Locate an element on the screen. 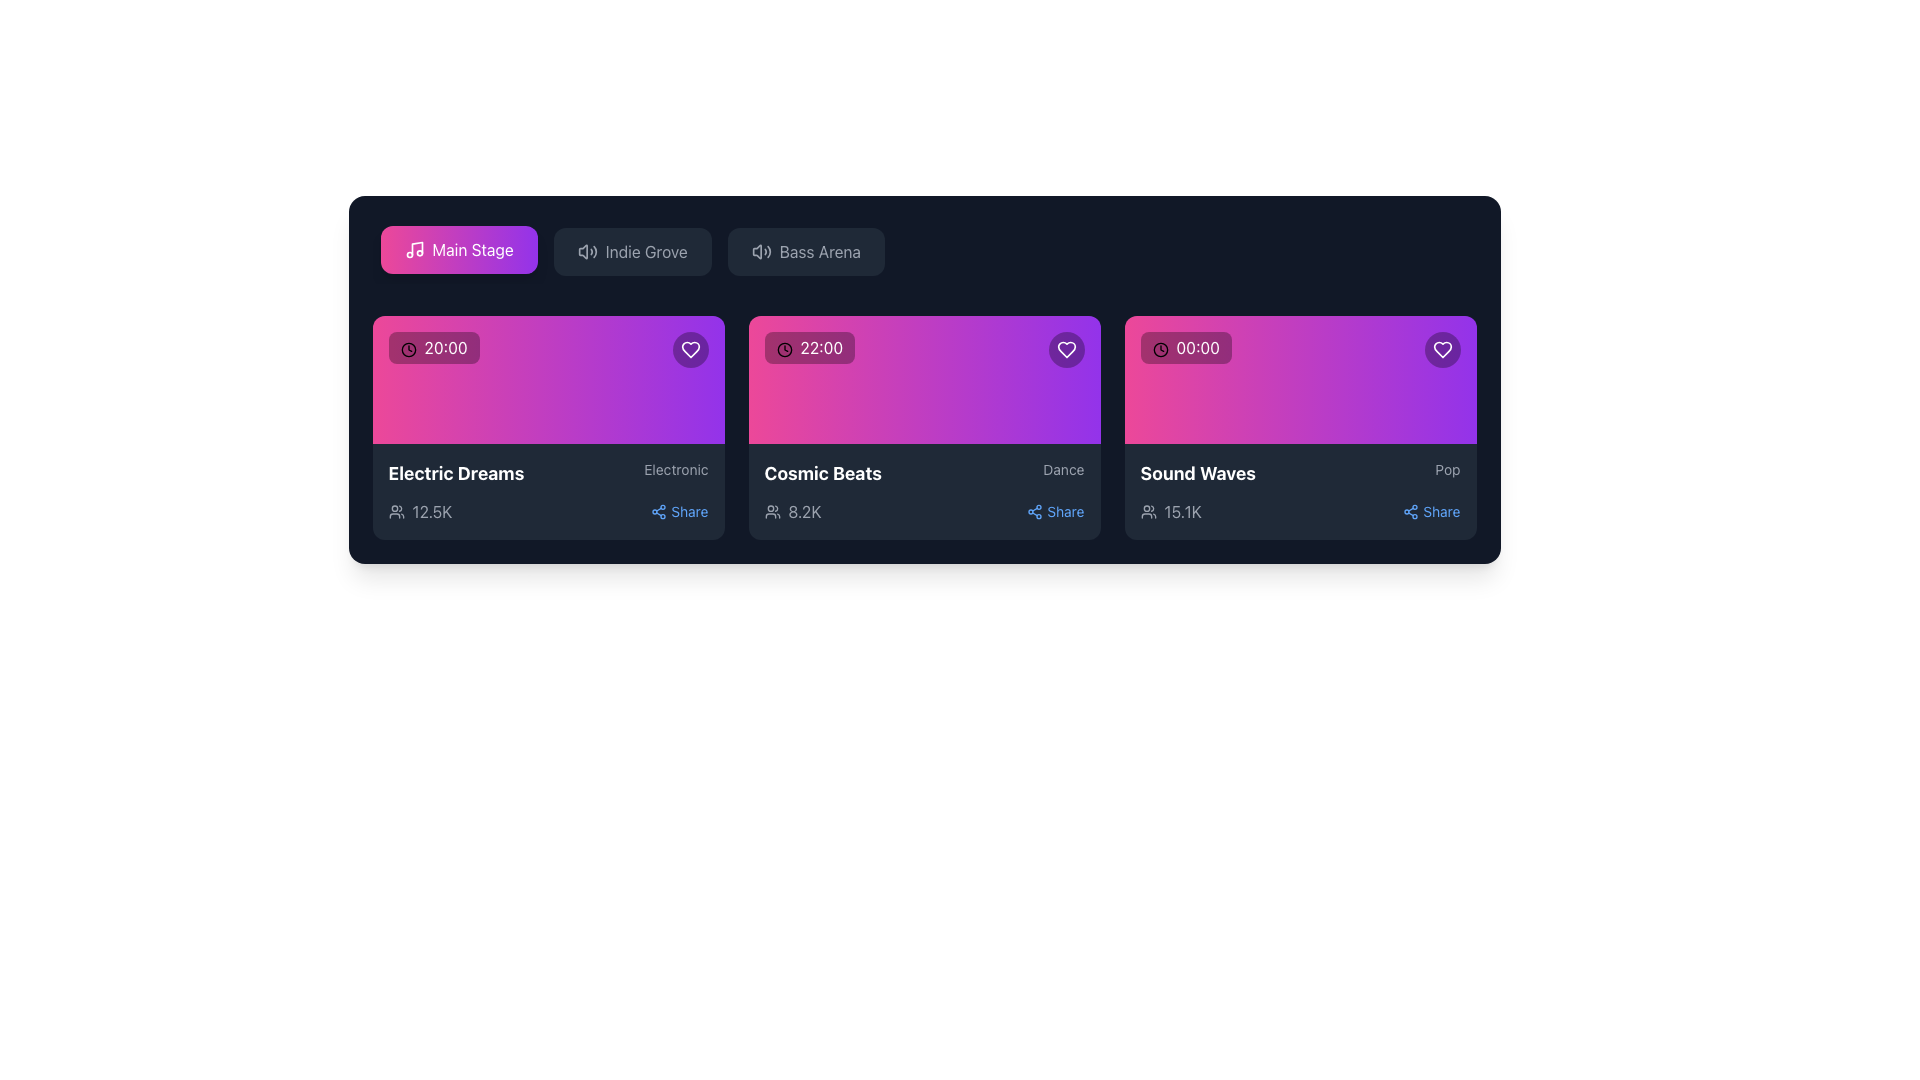 This screenshot has height=1080, width=1920. the first informational card displaying the event 'Electric Dreams' scheduled at '20:00' is located at coordinates (548, 380).